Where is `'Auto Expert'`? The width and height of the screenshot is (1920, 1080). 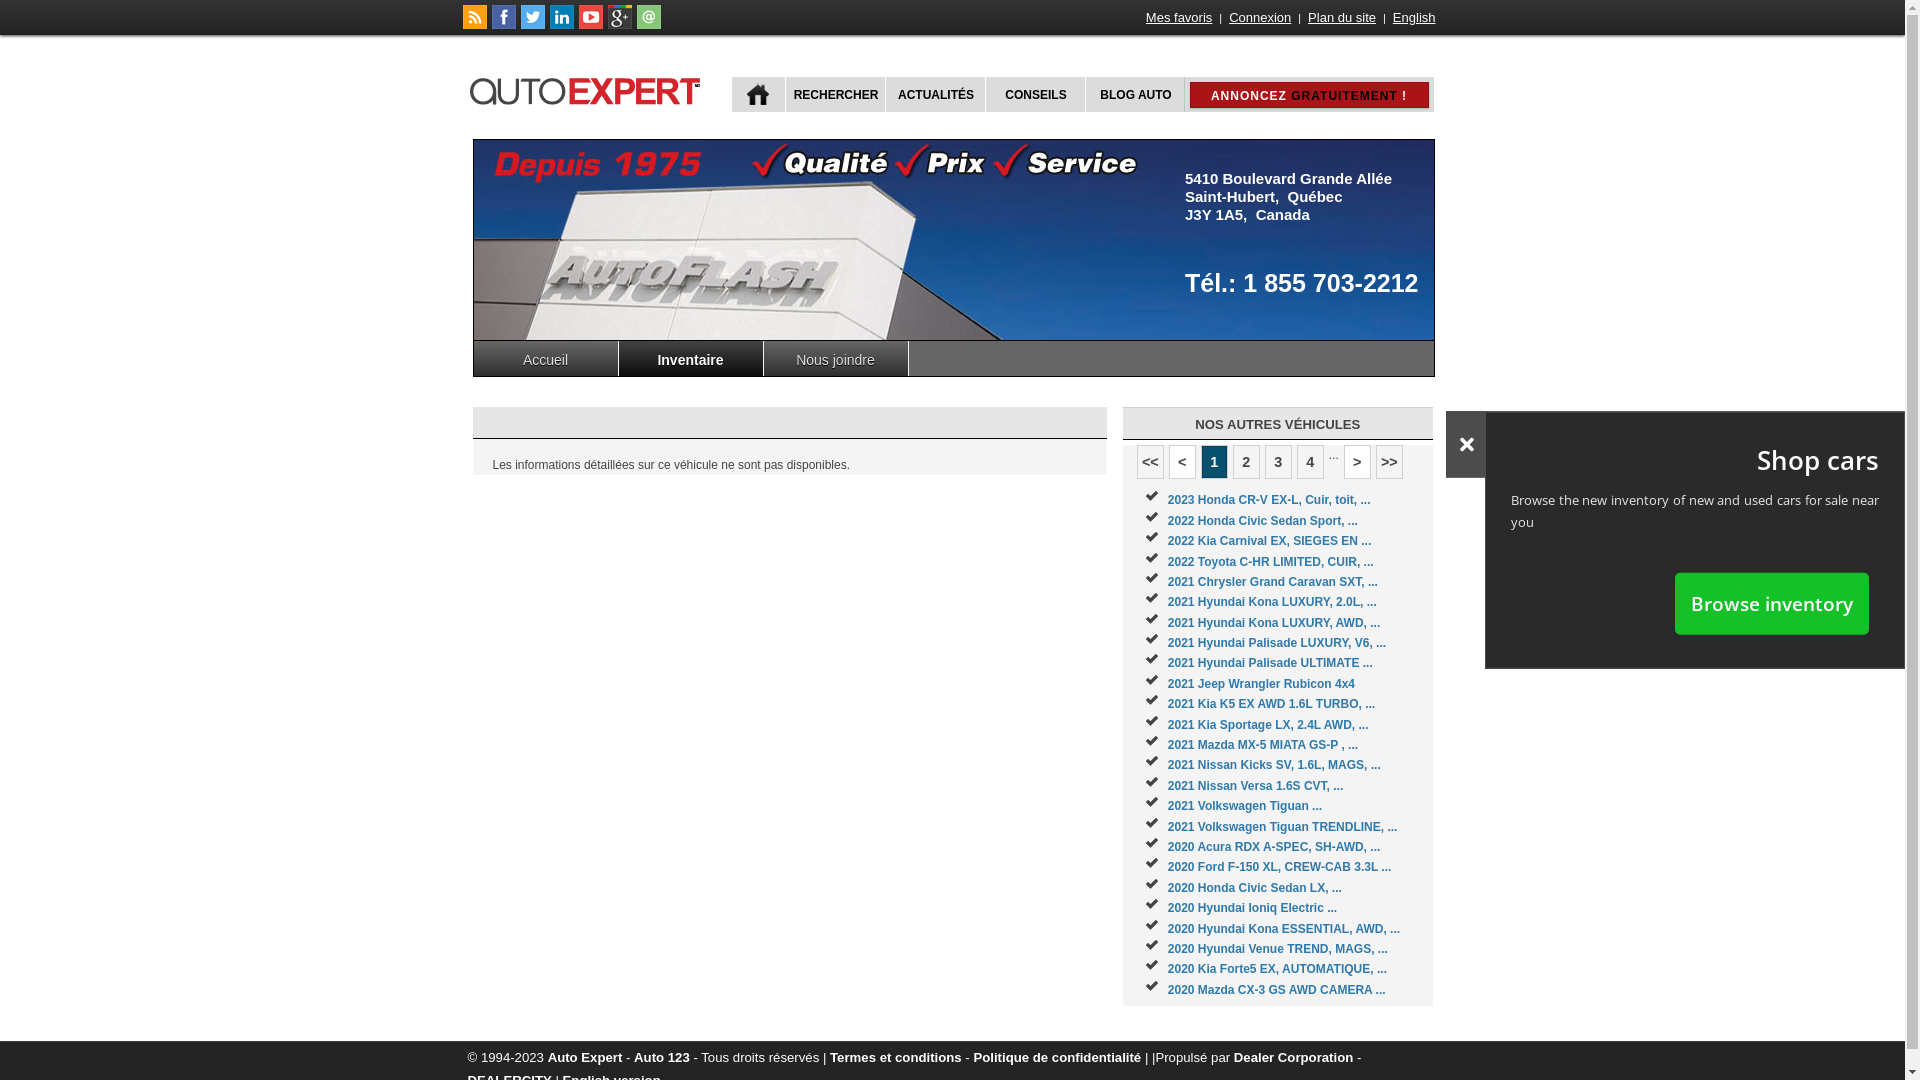 'Auto Expert' is located at coordinates (584, 1056).